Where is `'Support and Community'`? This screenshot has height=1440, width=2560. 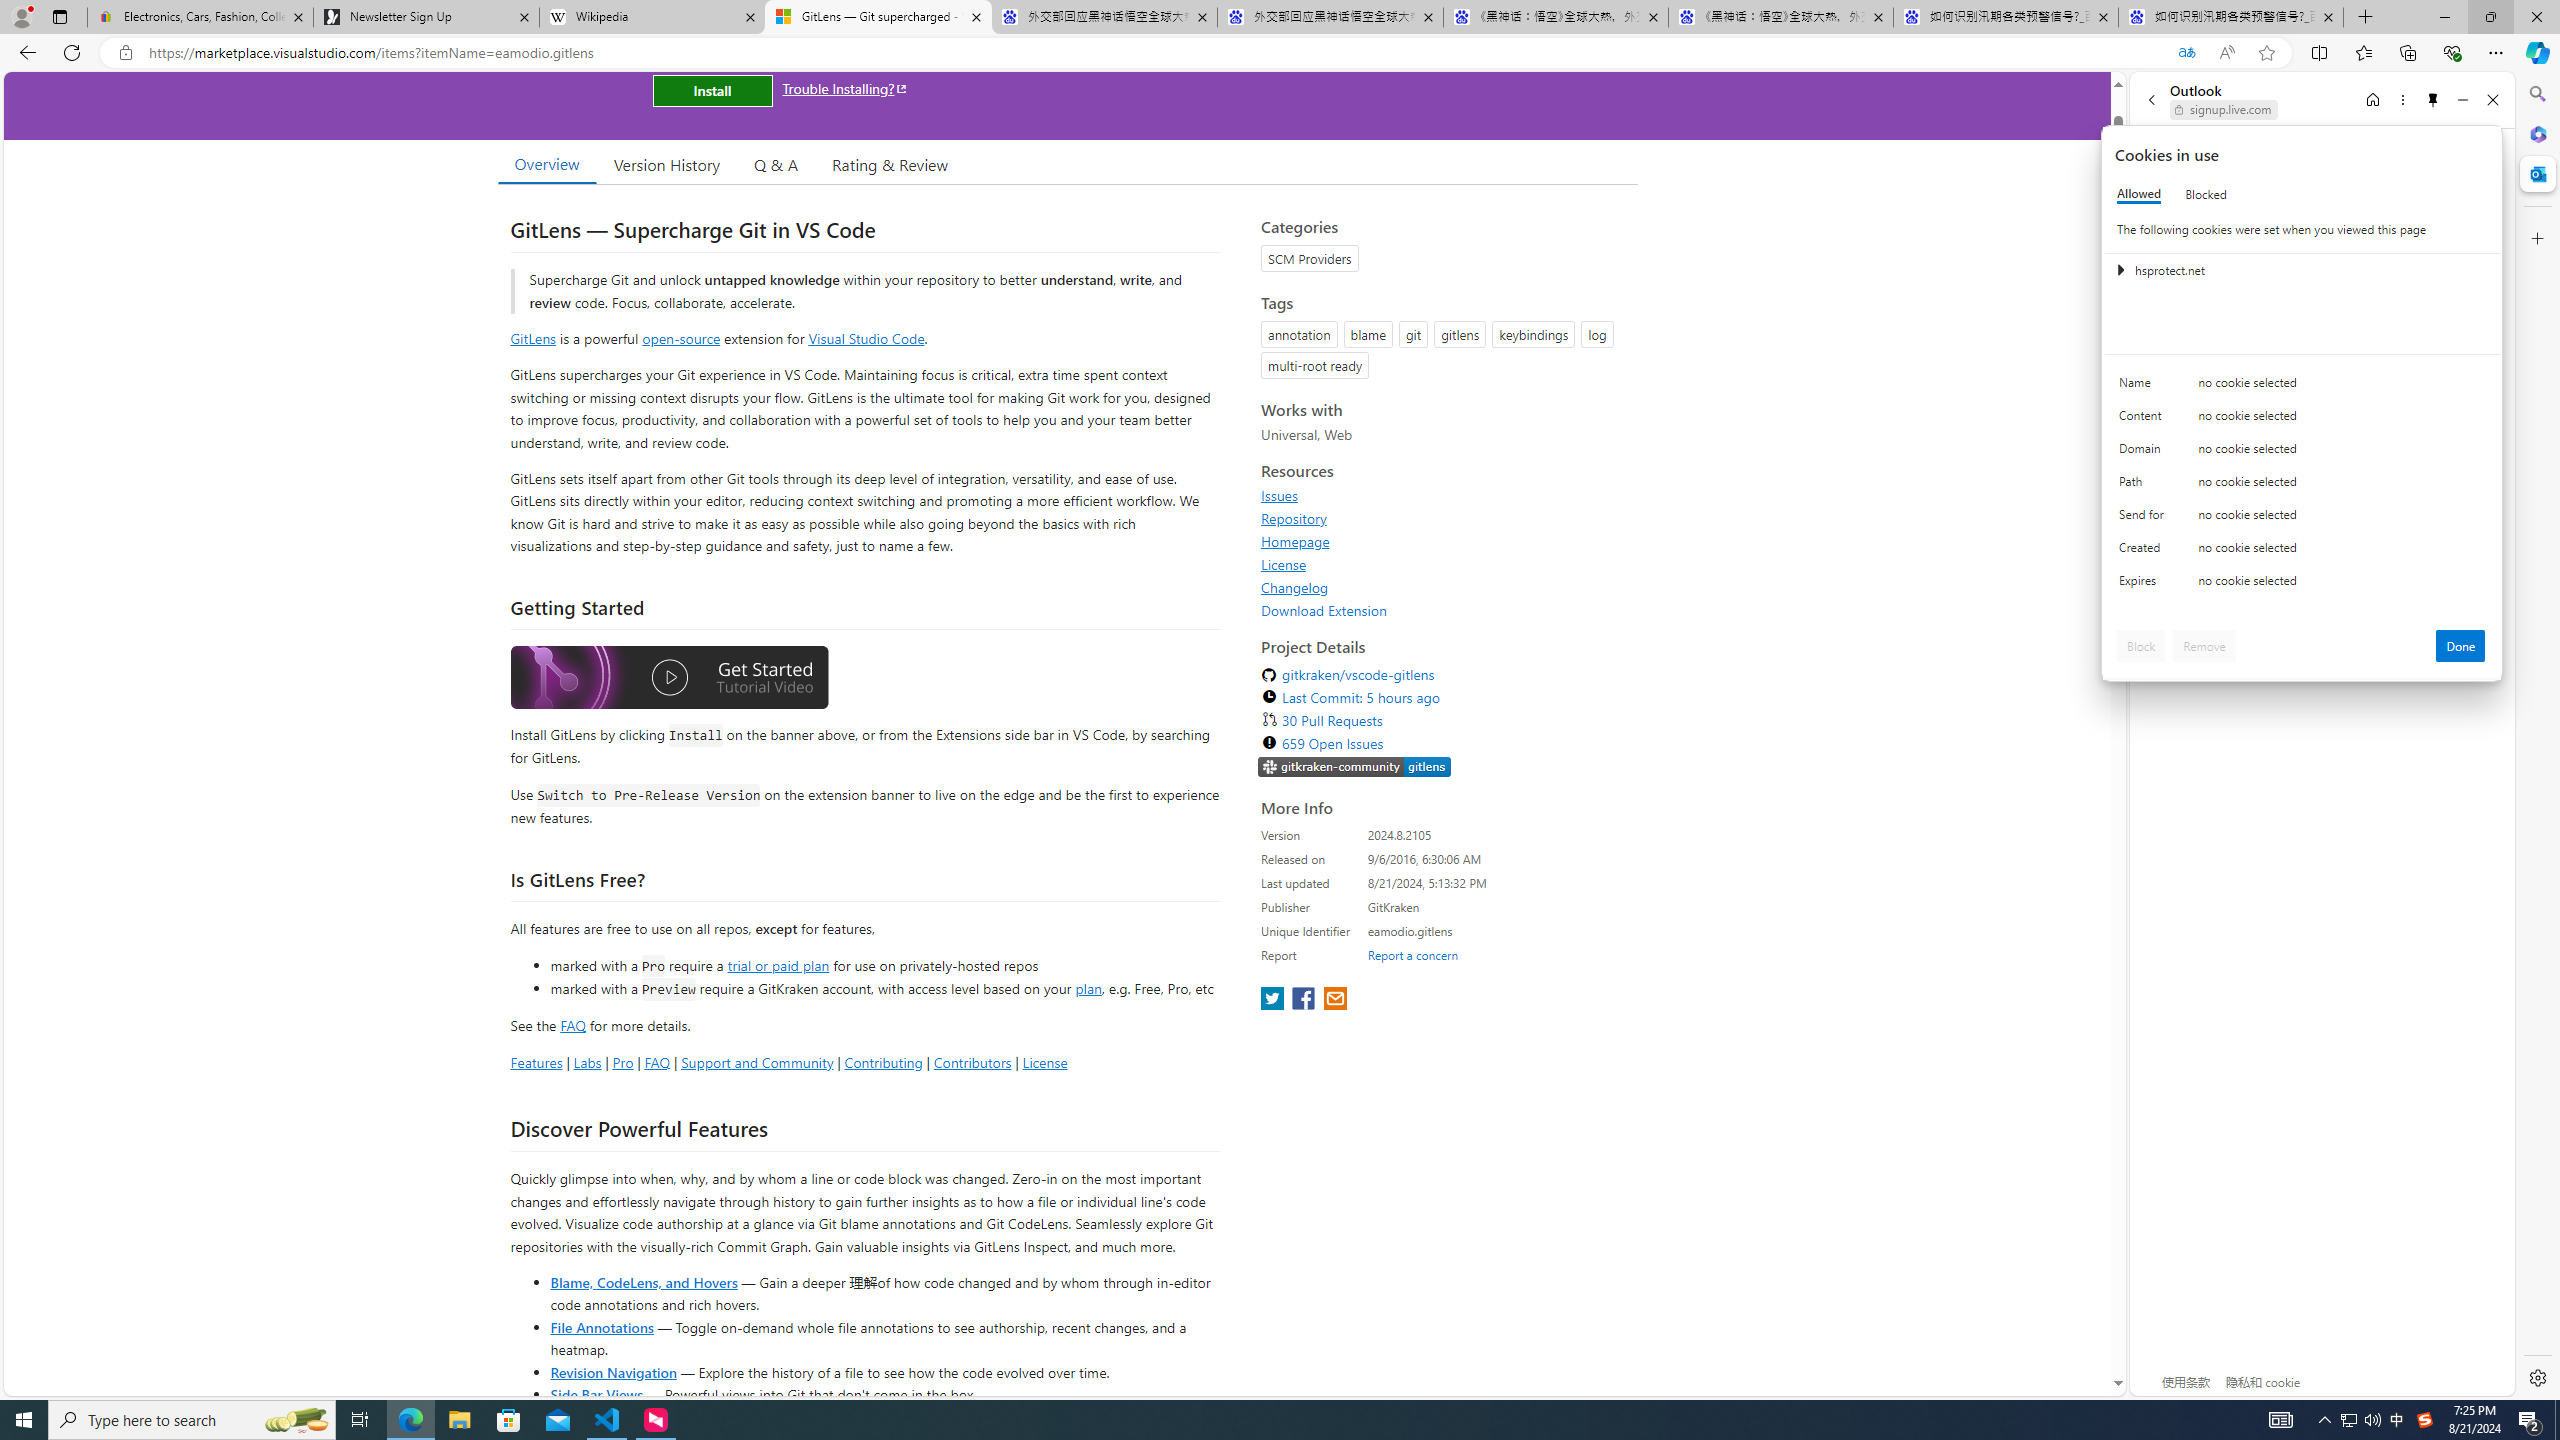 'Support and Community' is located at coordinates (757, 1061).